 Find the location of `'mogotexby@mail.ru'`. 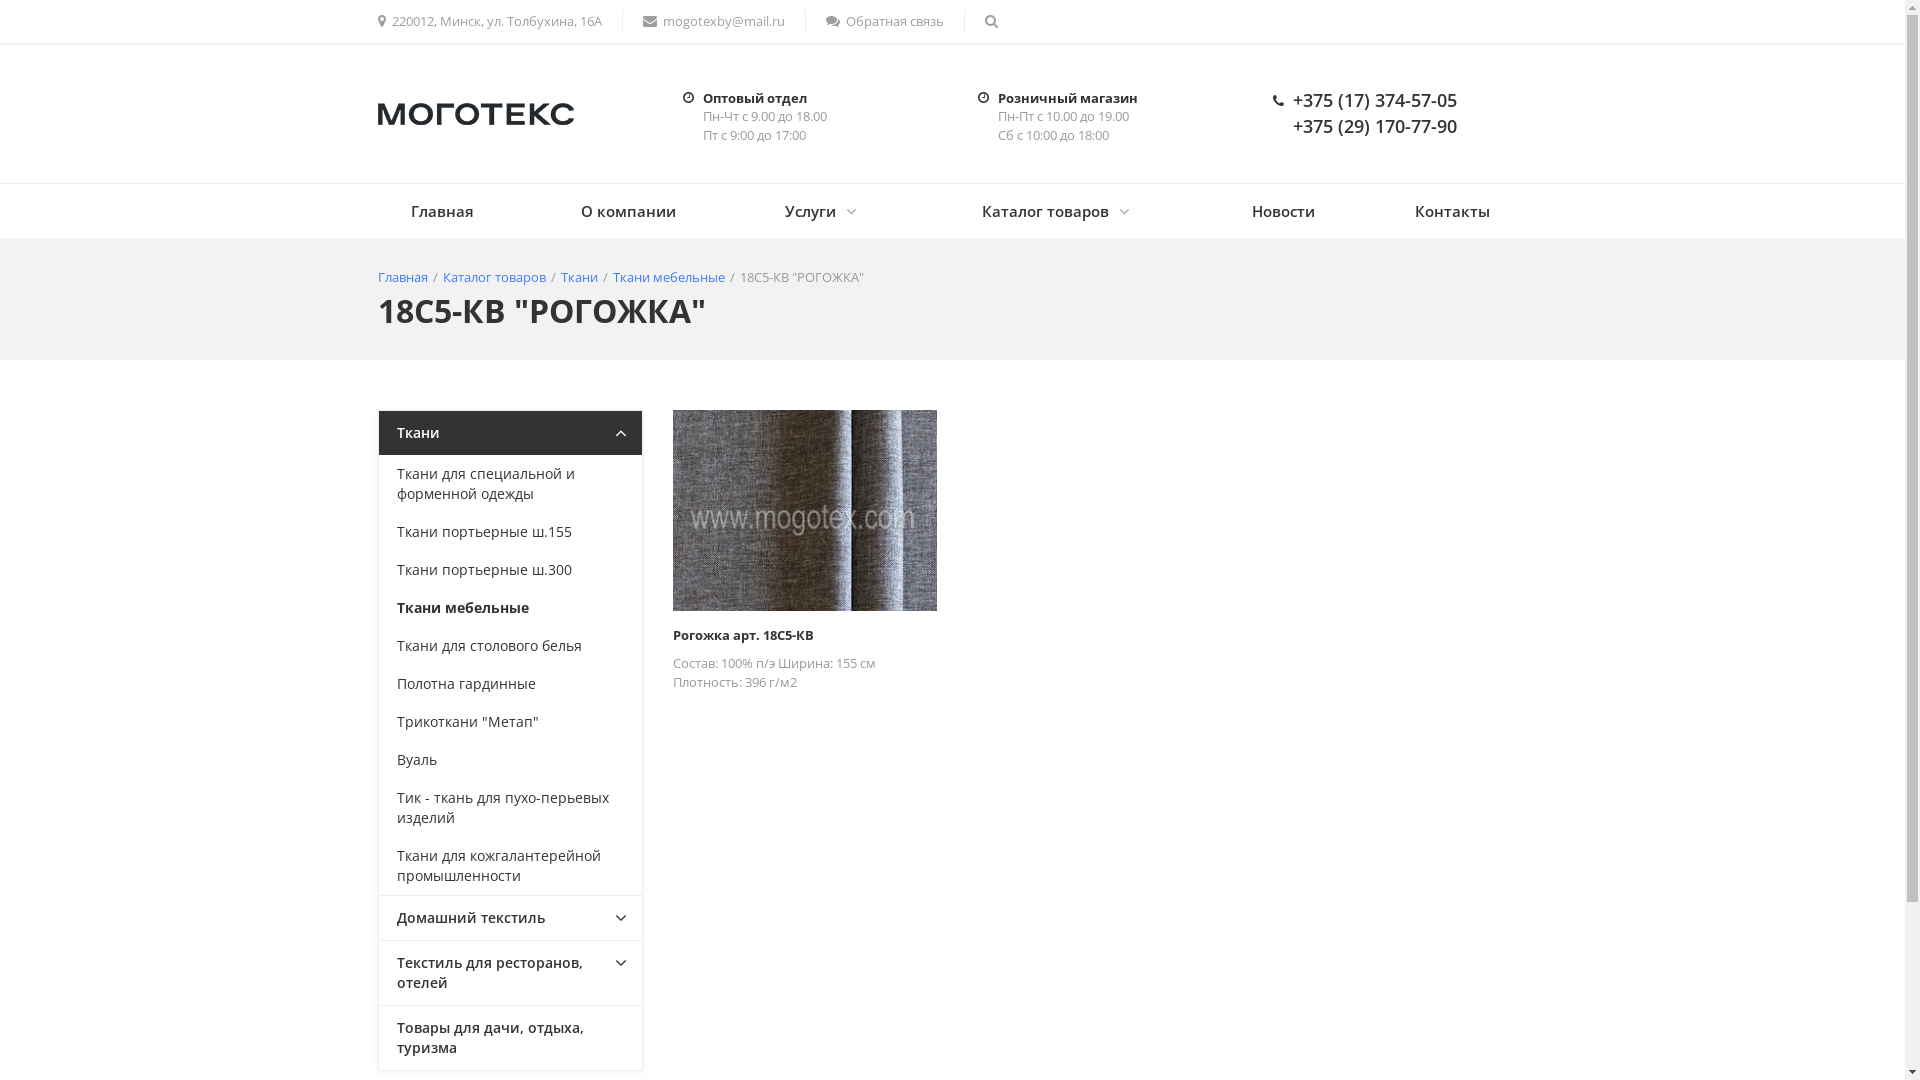

'mogotexby@mail.ru' is located at coordinates (713, 21).